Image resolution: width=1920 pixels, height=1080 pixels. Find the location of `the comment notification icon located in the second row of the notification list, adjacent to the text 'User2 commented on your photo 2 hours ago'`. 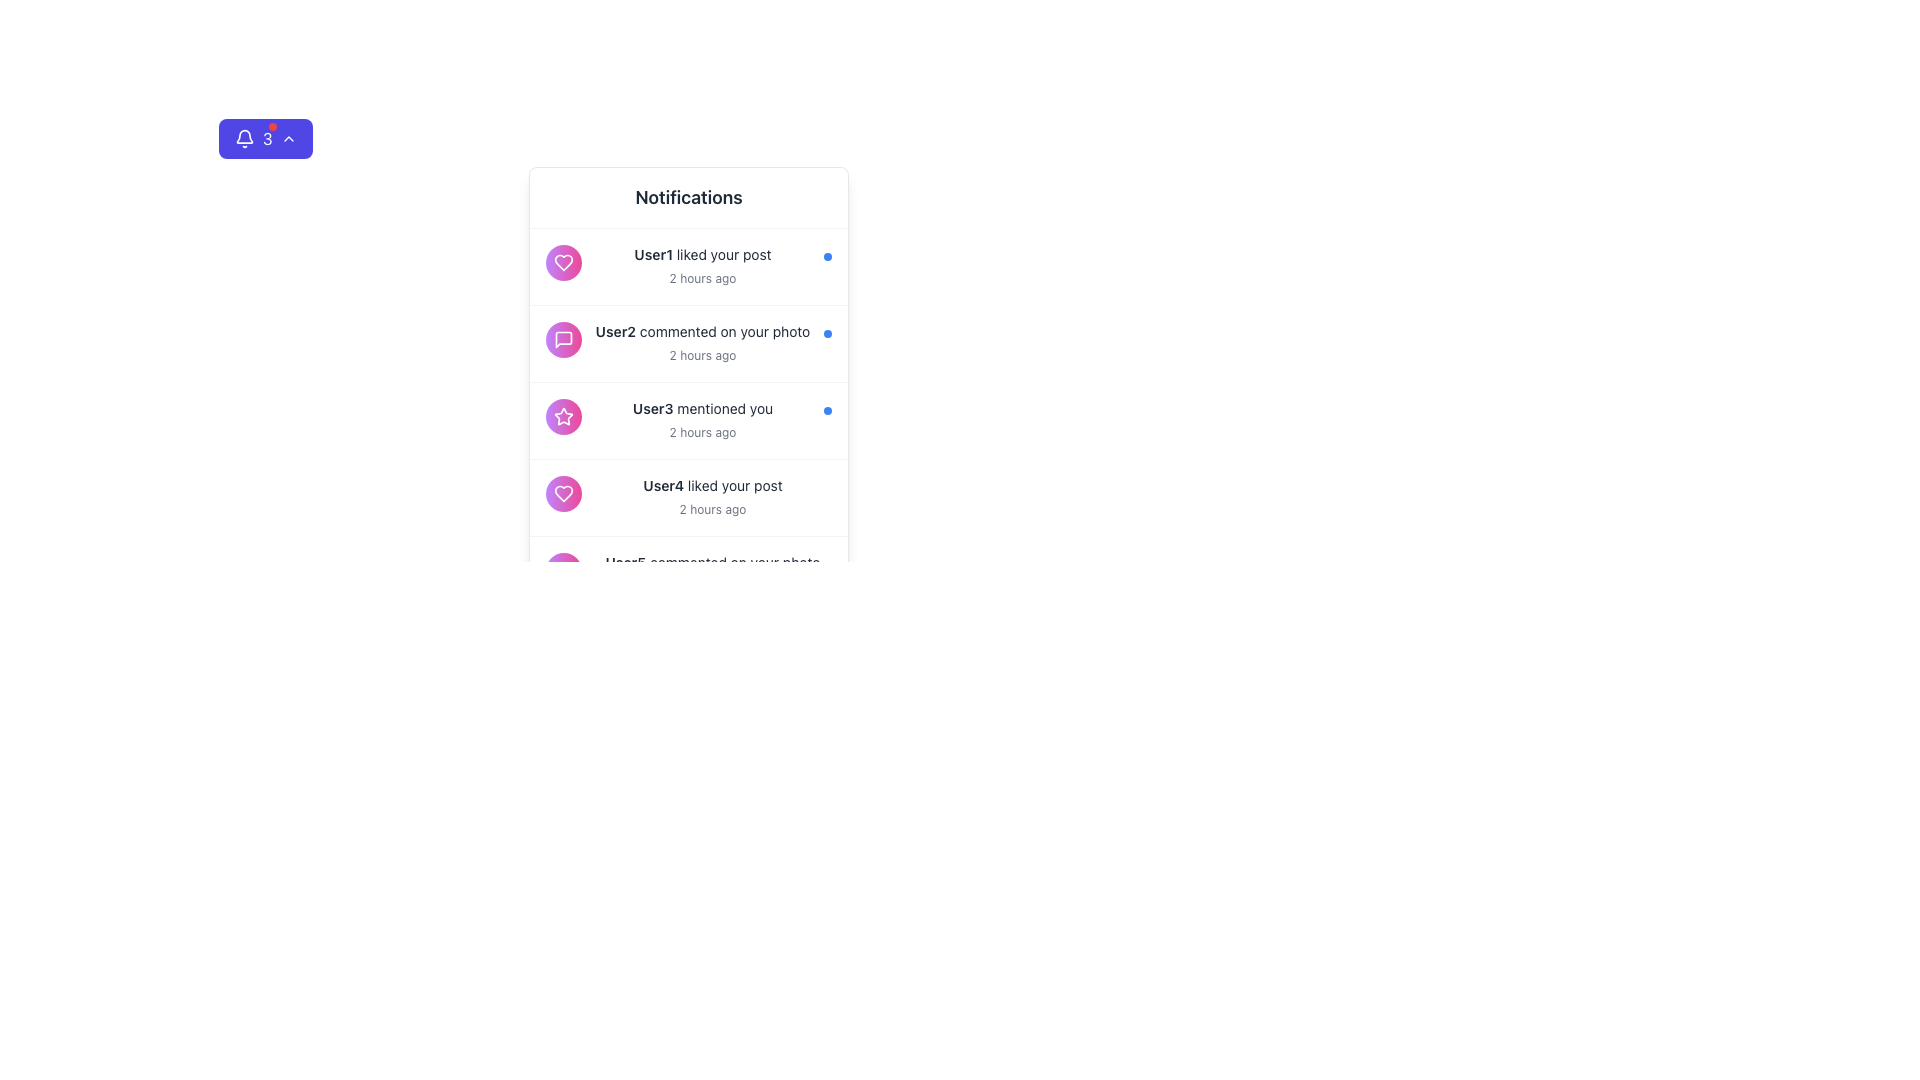

the comment notification icon located in the second row of the notification list, adjacent to the text 'User2 commented on your photo 2 hours ago' is located at coordinates (563, 338).